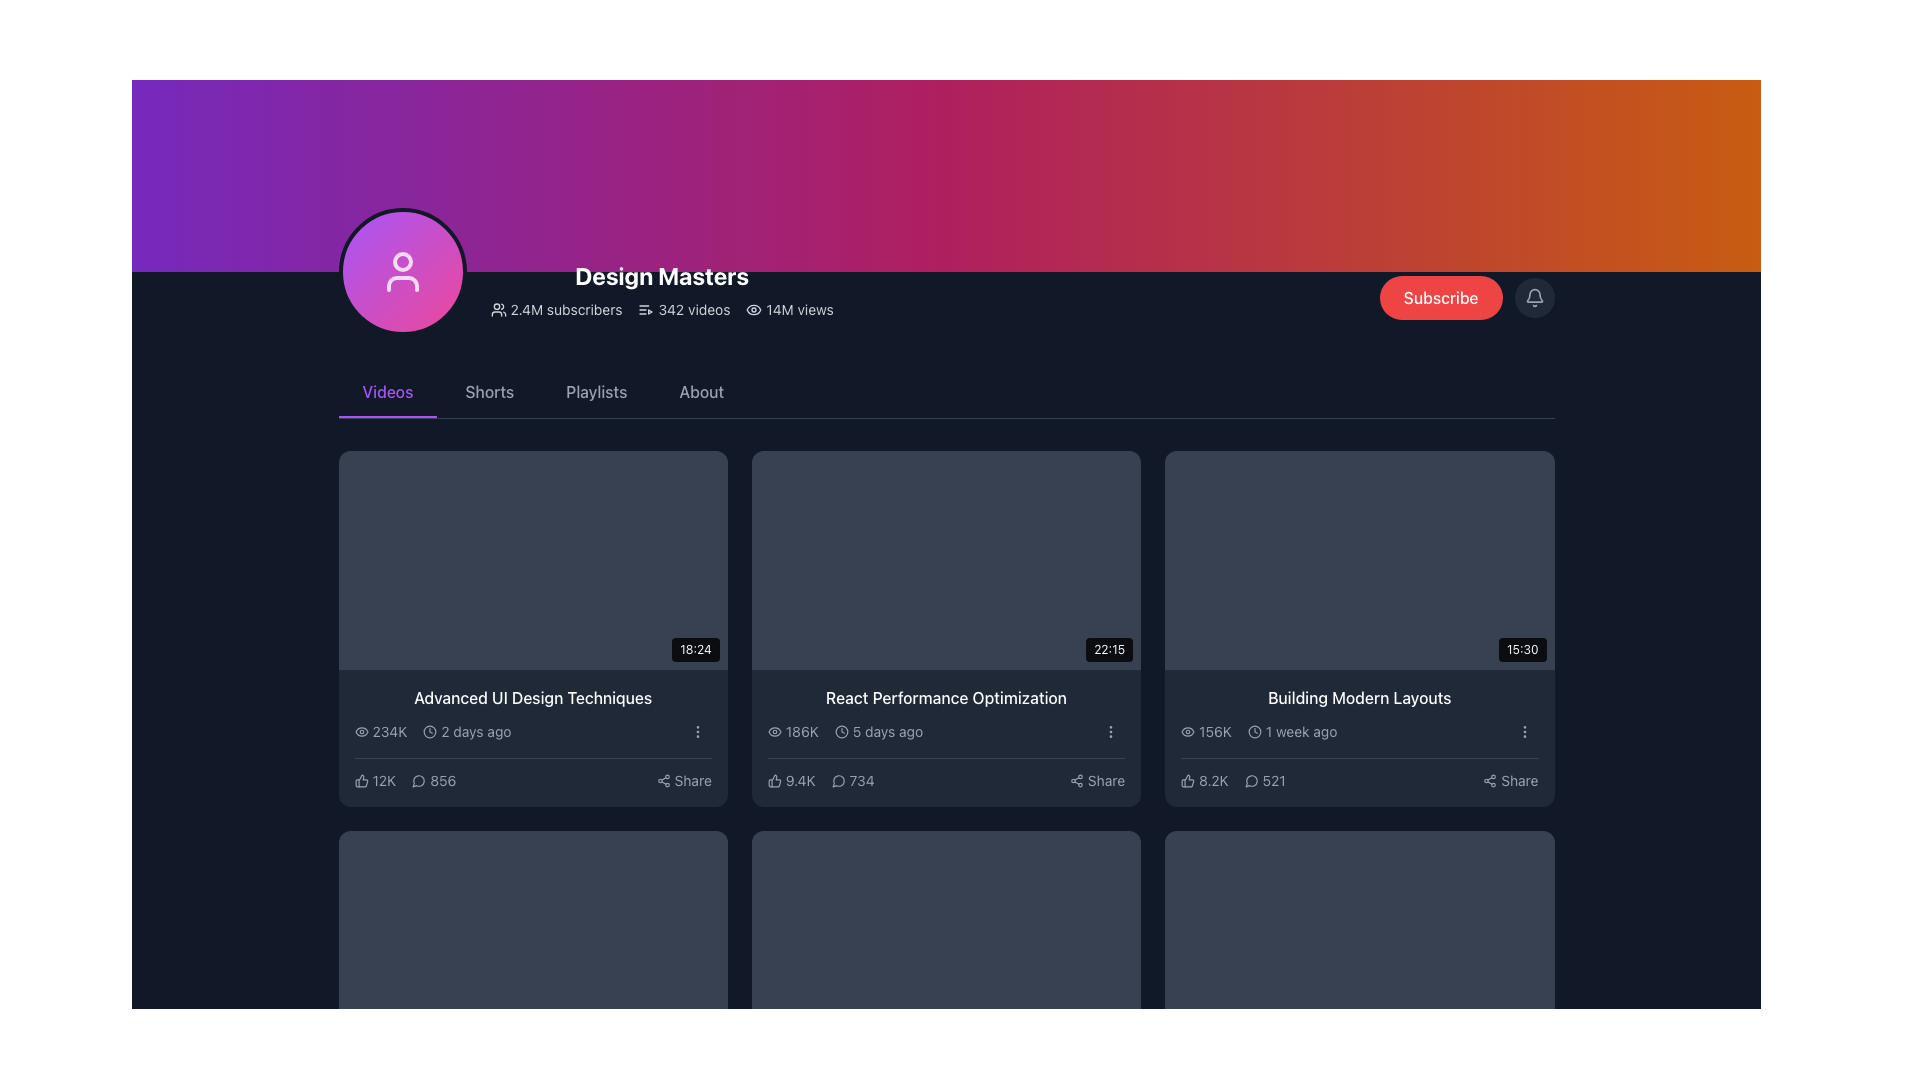 The image size is (1920, 1080). What do you see at coordinates (361, 779) in the screenshot?
I see `the thumbs-up icon located at the bottom of the card for the video 'Advanced UI Design Techniques'` at bounding box center [361, 779].